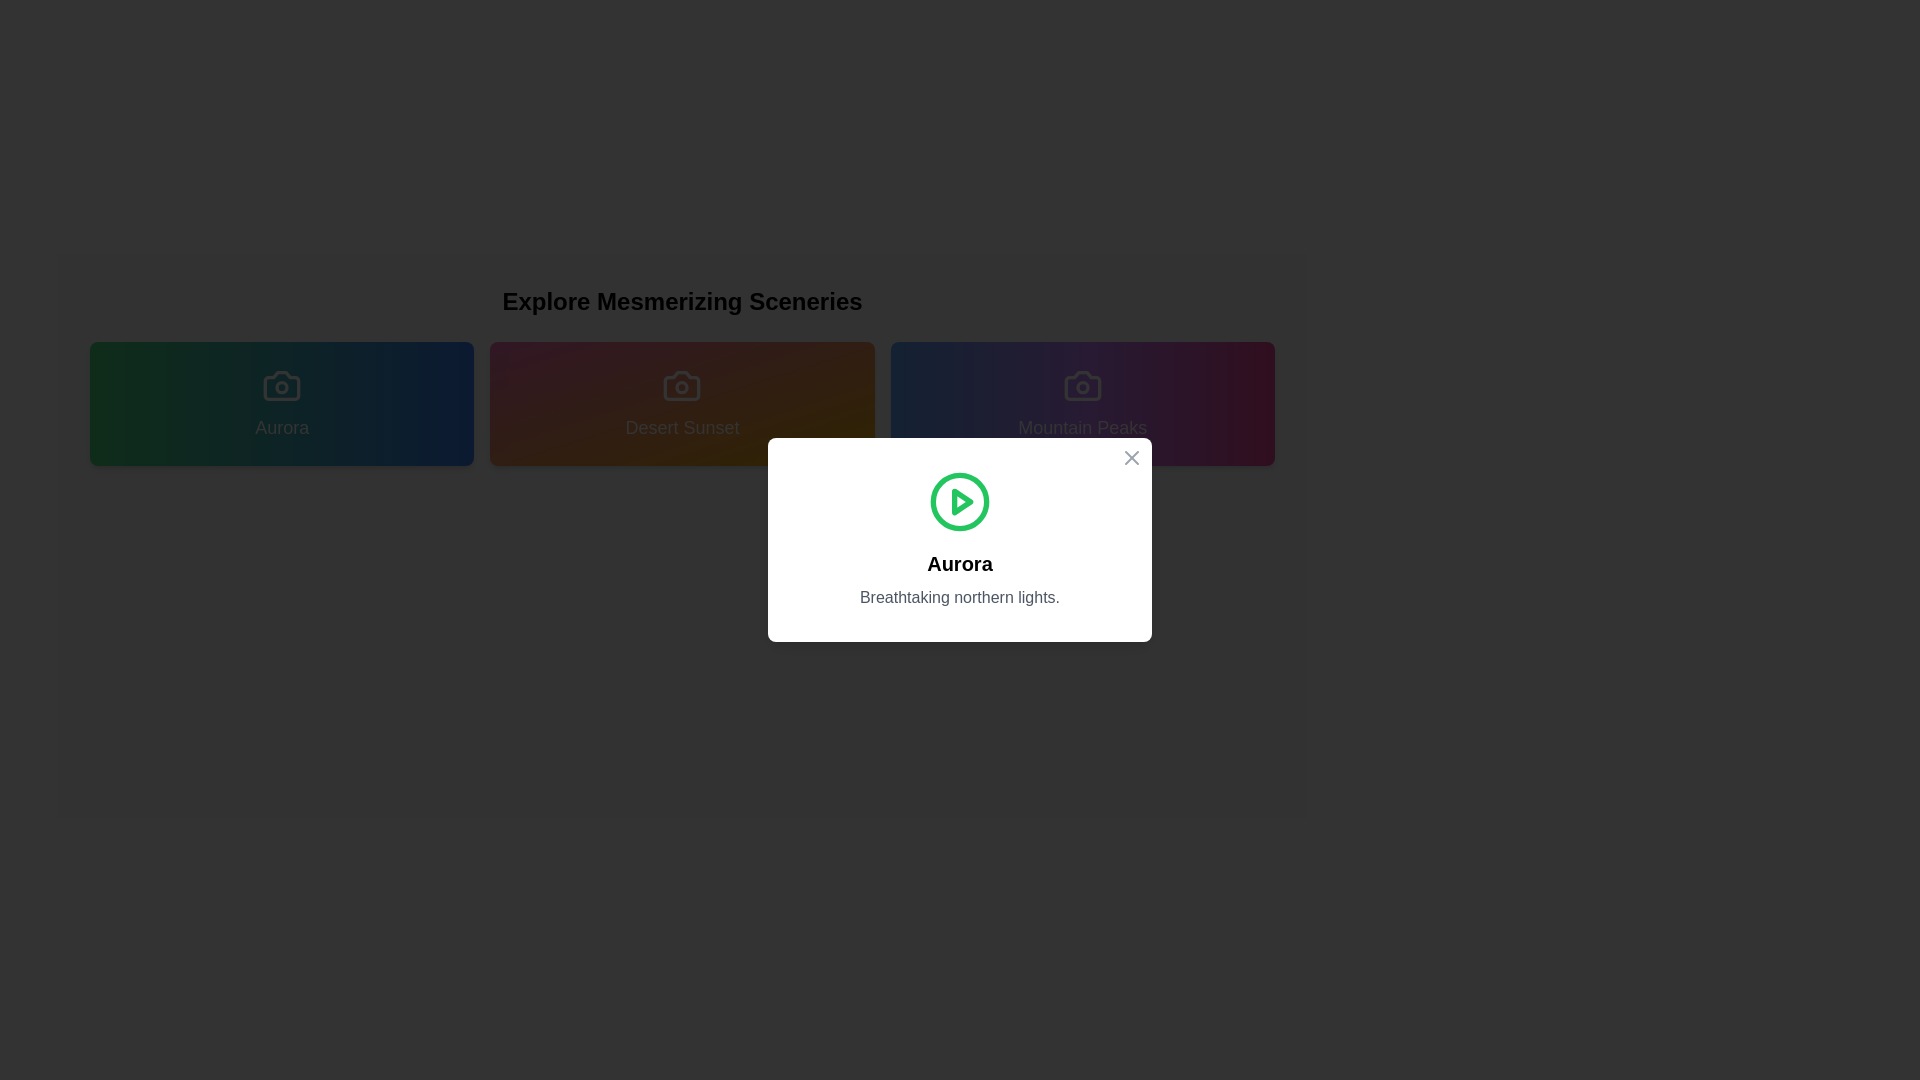 This screenshot has width=1920, height=1080. I want to click on the video trigger icon located at the center of the modal popup above the text describing 'Aurora', so click(960, 500).